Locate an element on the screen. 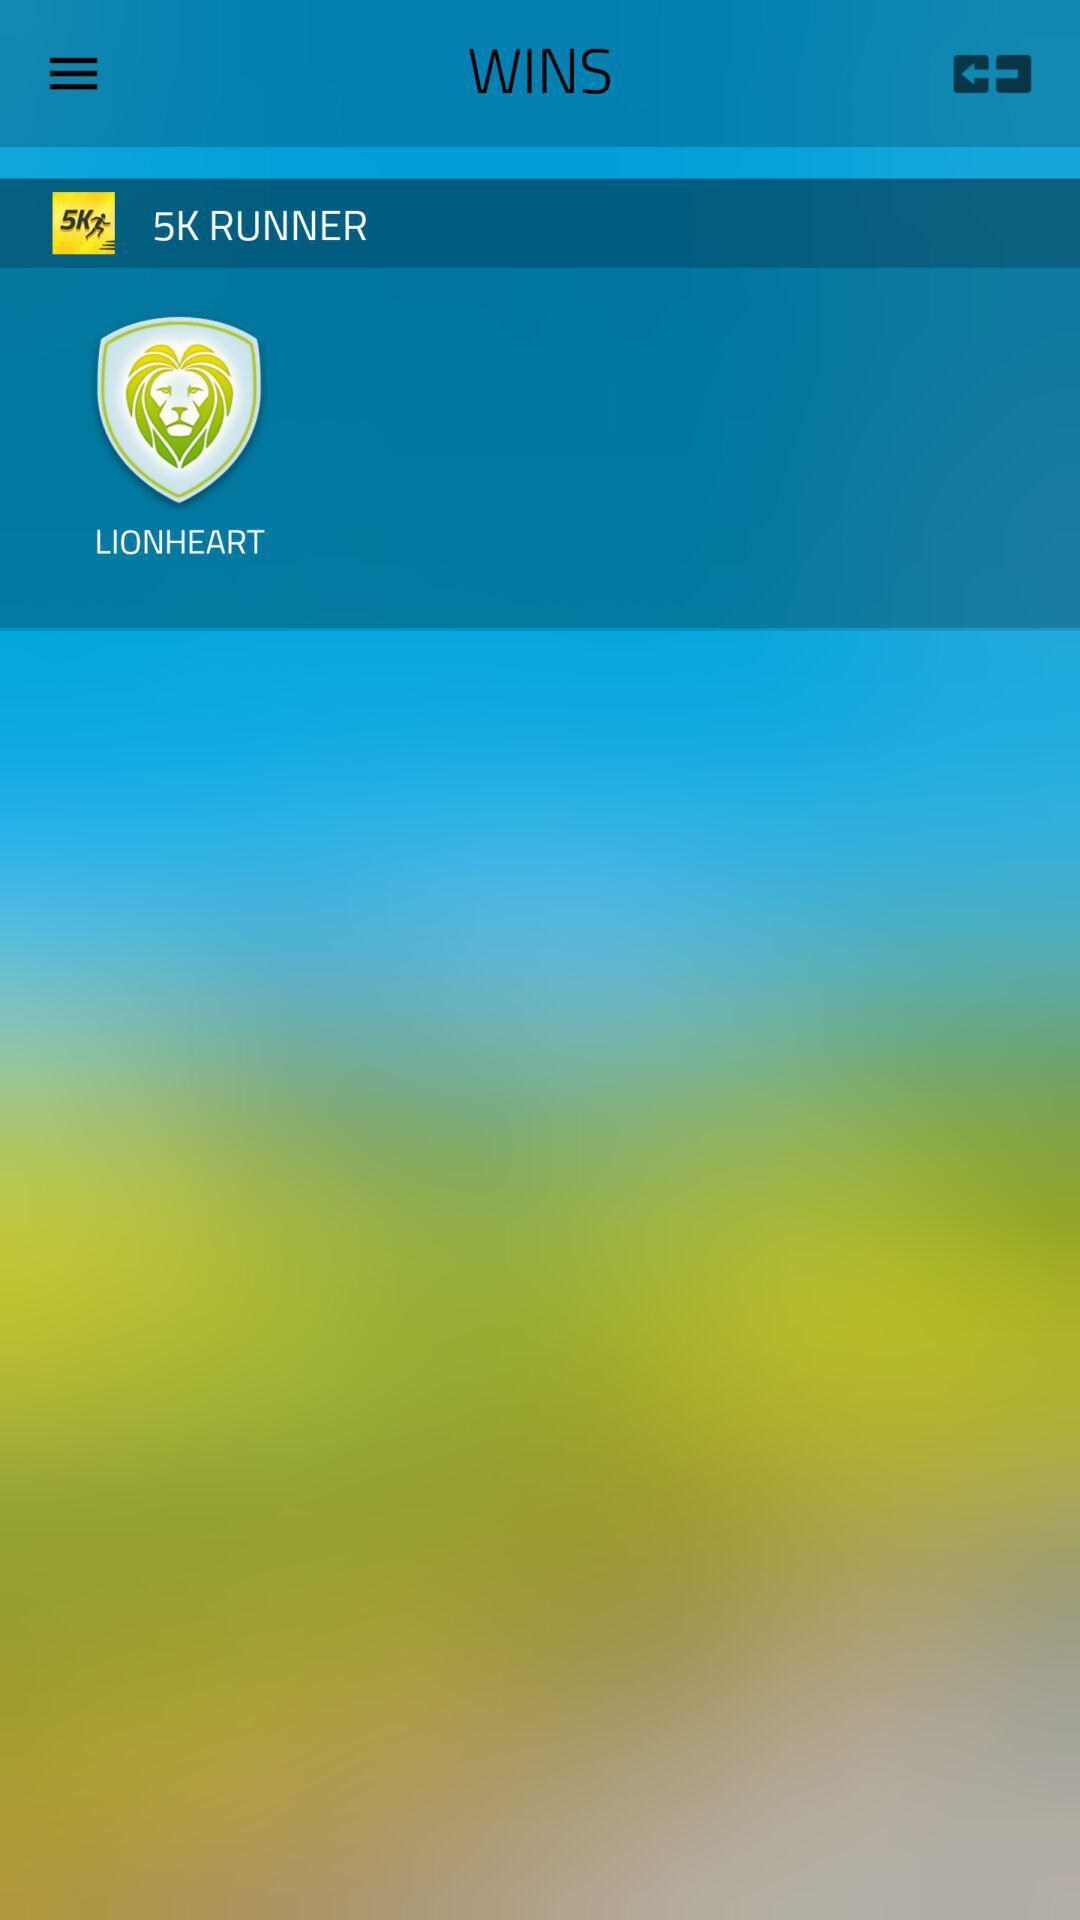 Image resolution: width=1080 pixels, height=1920 pixels. the icon to the left of the wins is located at coordinates (80, 73).